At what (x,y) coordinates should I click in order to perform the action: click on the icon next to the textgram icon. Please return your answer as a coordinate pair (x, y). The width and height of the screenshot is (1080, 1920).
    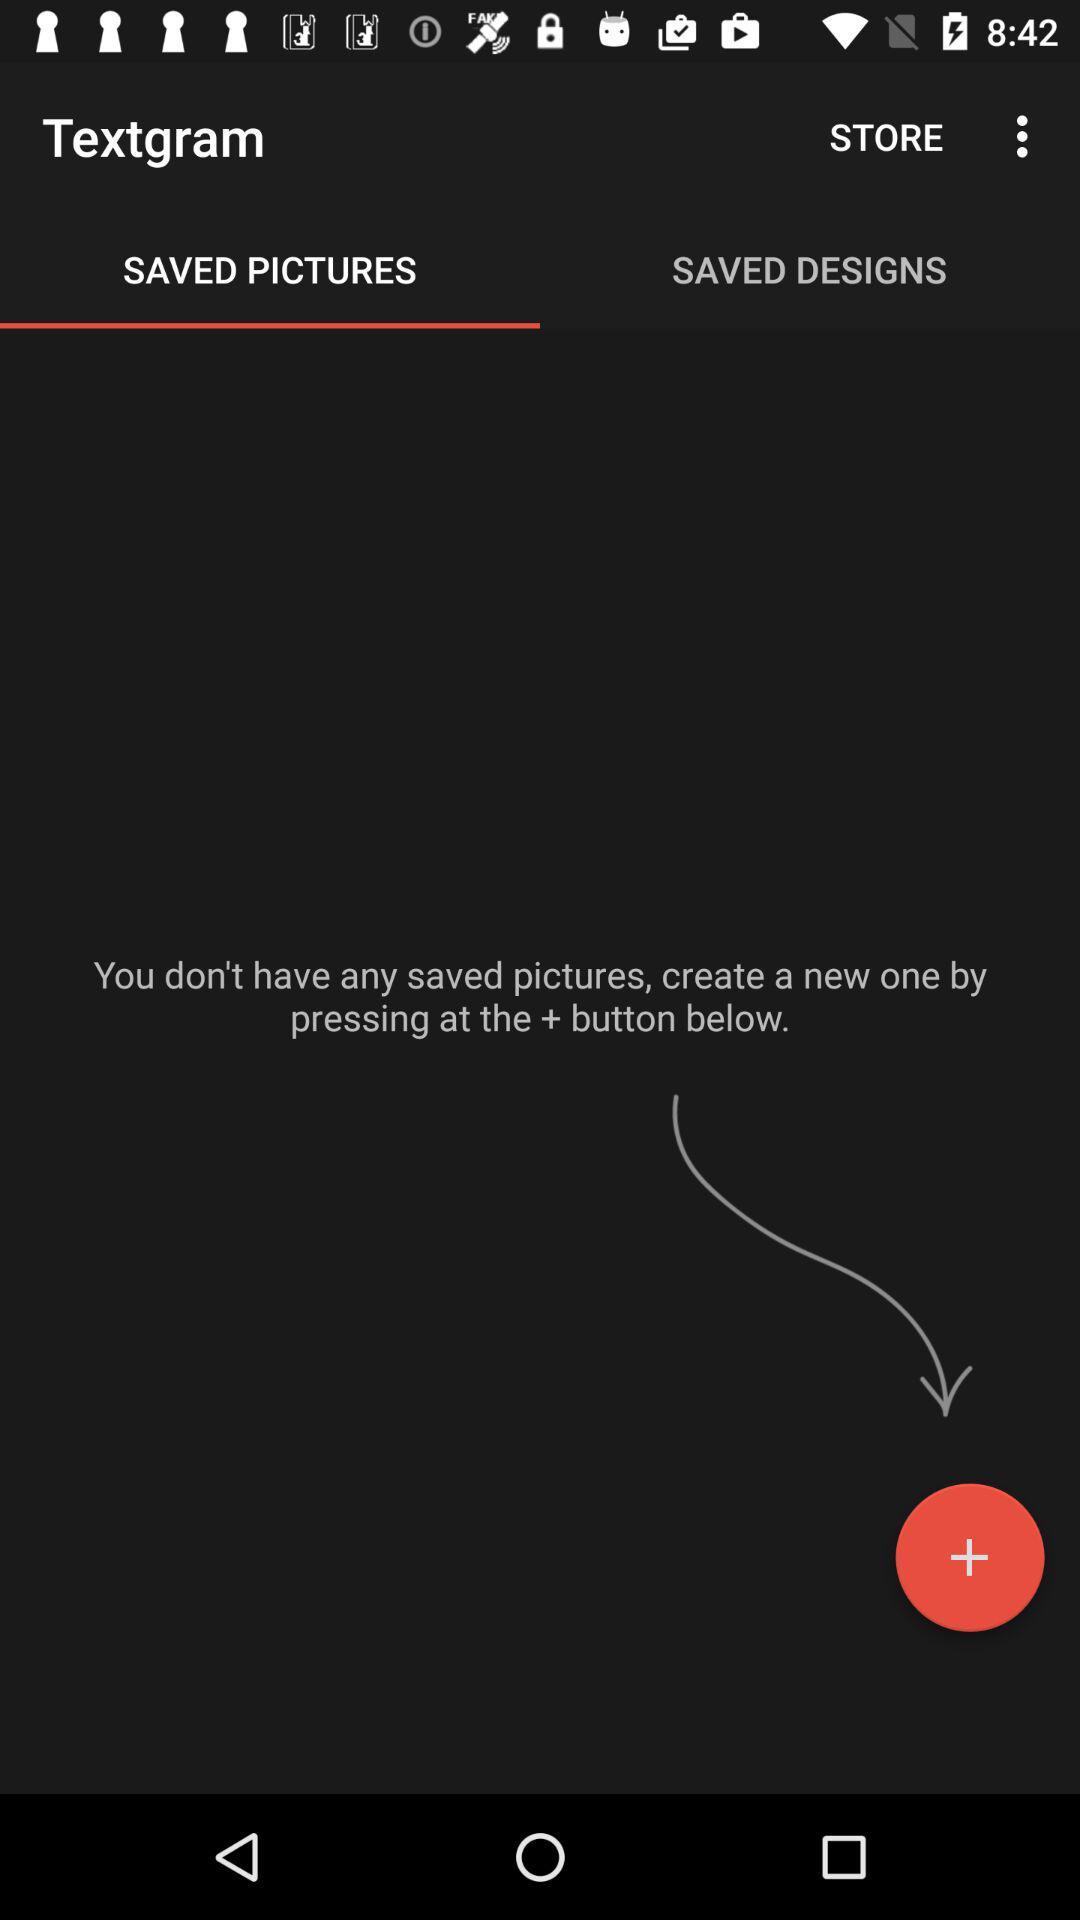
    Looking at the image, I should click on (885, 135).